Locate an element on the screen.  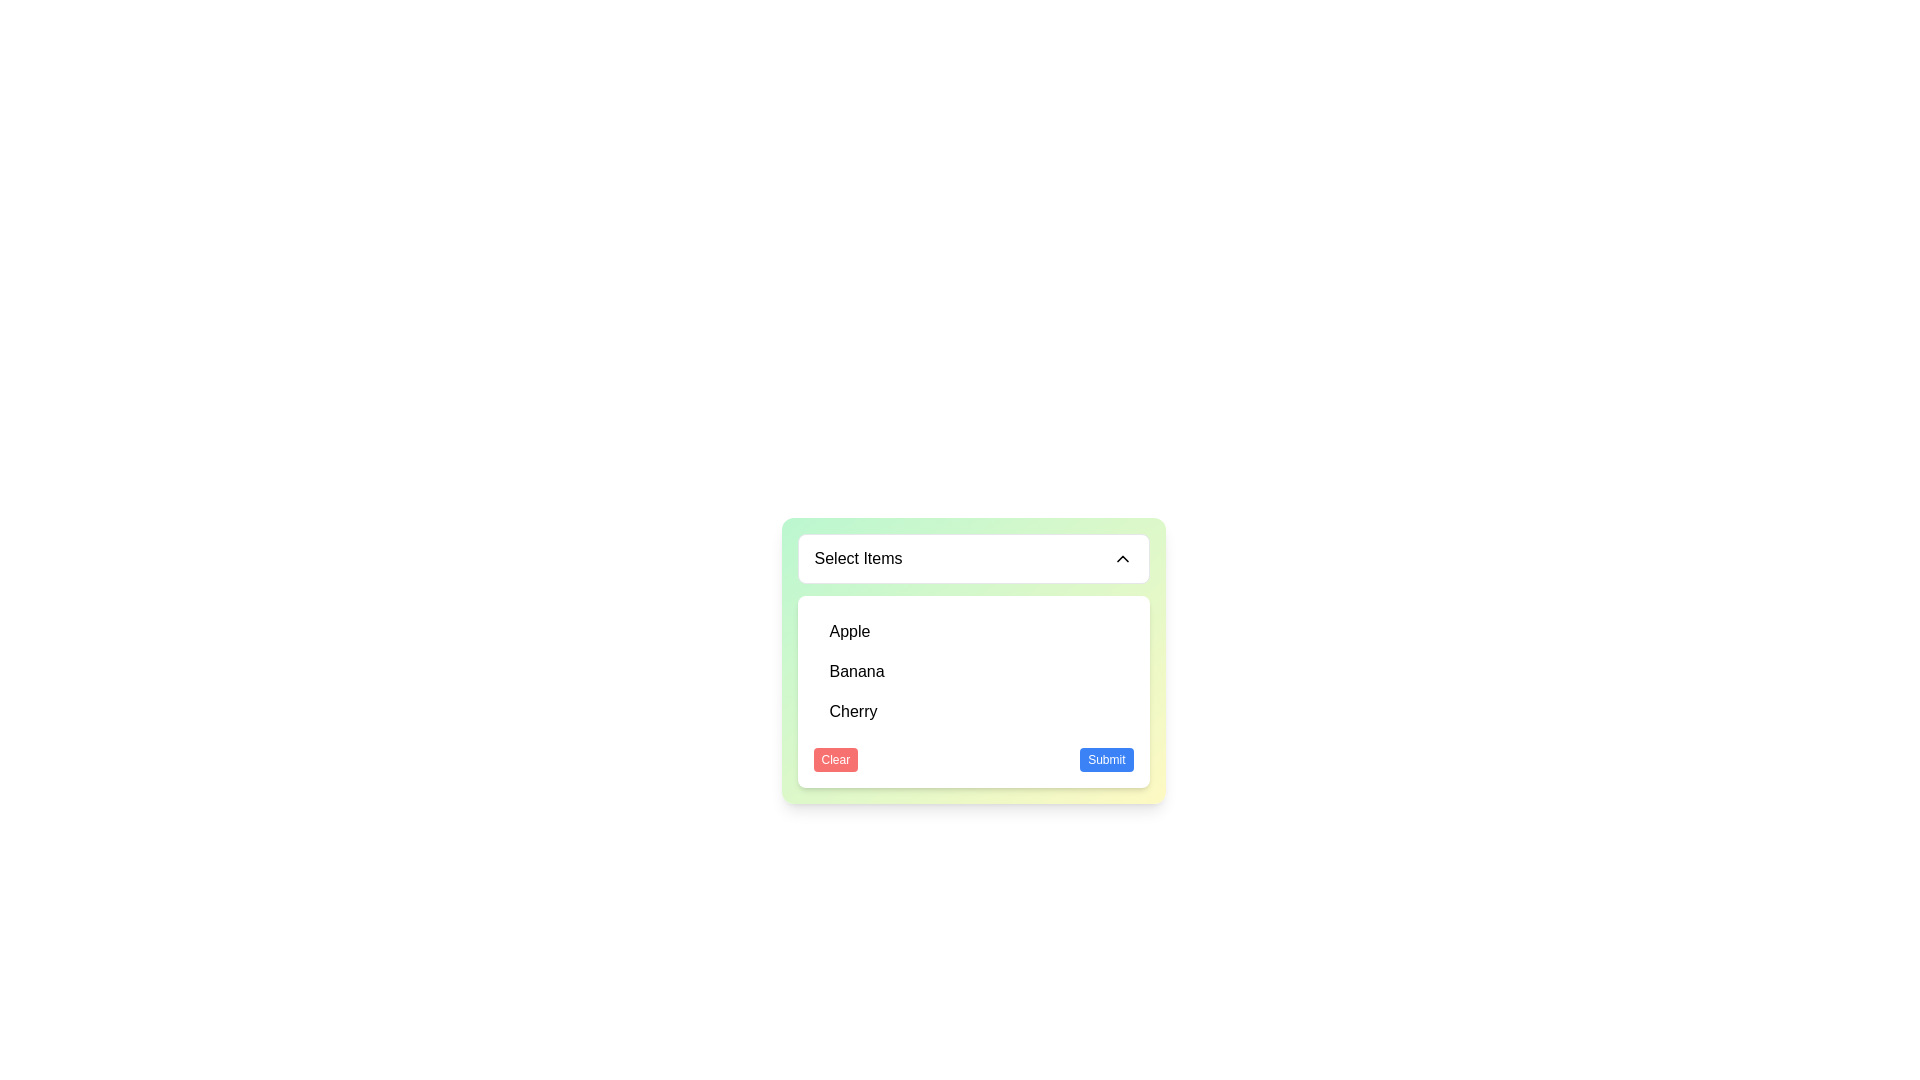
the third item labeled 'Cherry' in the vertical list under the 'Select Items' dropdown is located at coordinates (973, 711).